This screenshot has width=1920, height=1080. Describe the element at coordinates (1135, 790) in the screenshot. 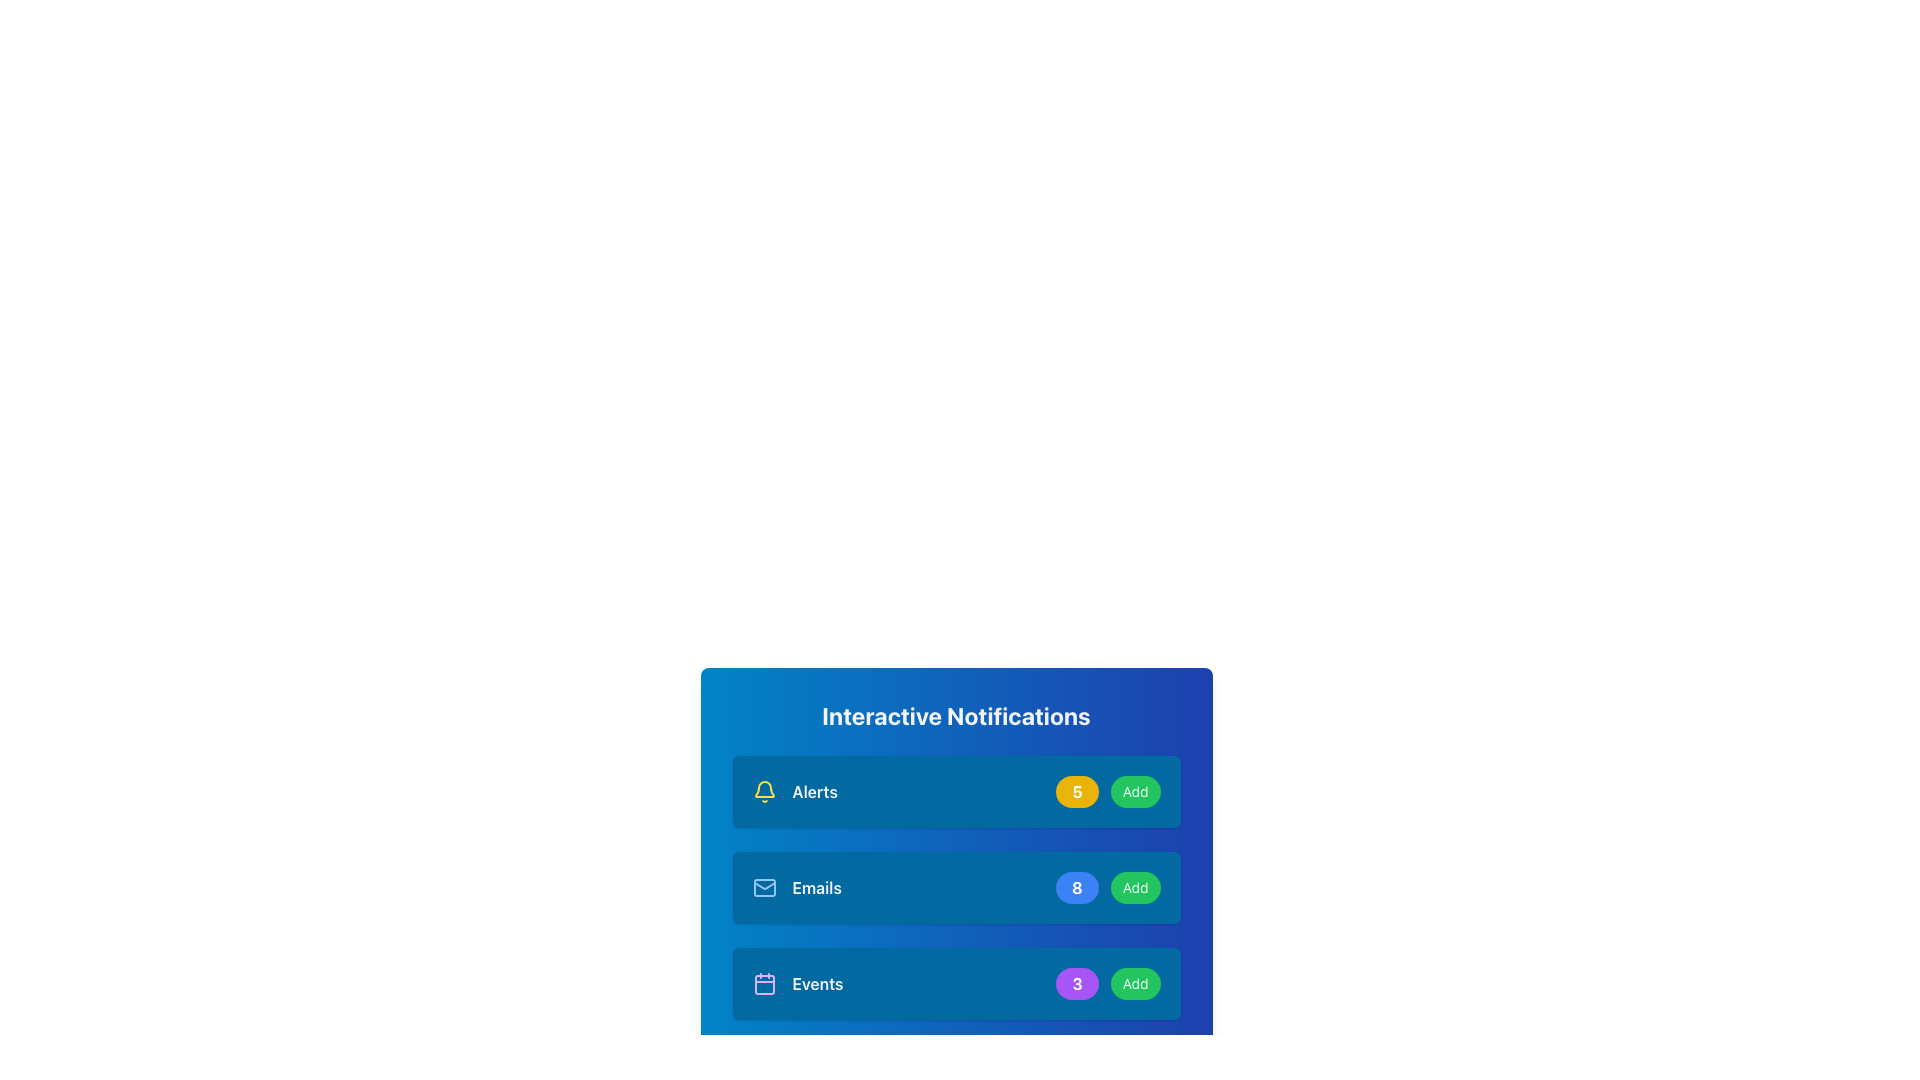

I see `the green pill-shaped button labeled 'Add' located in the first row under the 'Interactive Notifications' panel, to the right of a yellow circular badge with the text '5'` at that location.